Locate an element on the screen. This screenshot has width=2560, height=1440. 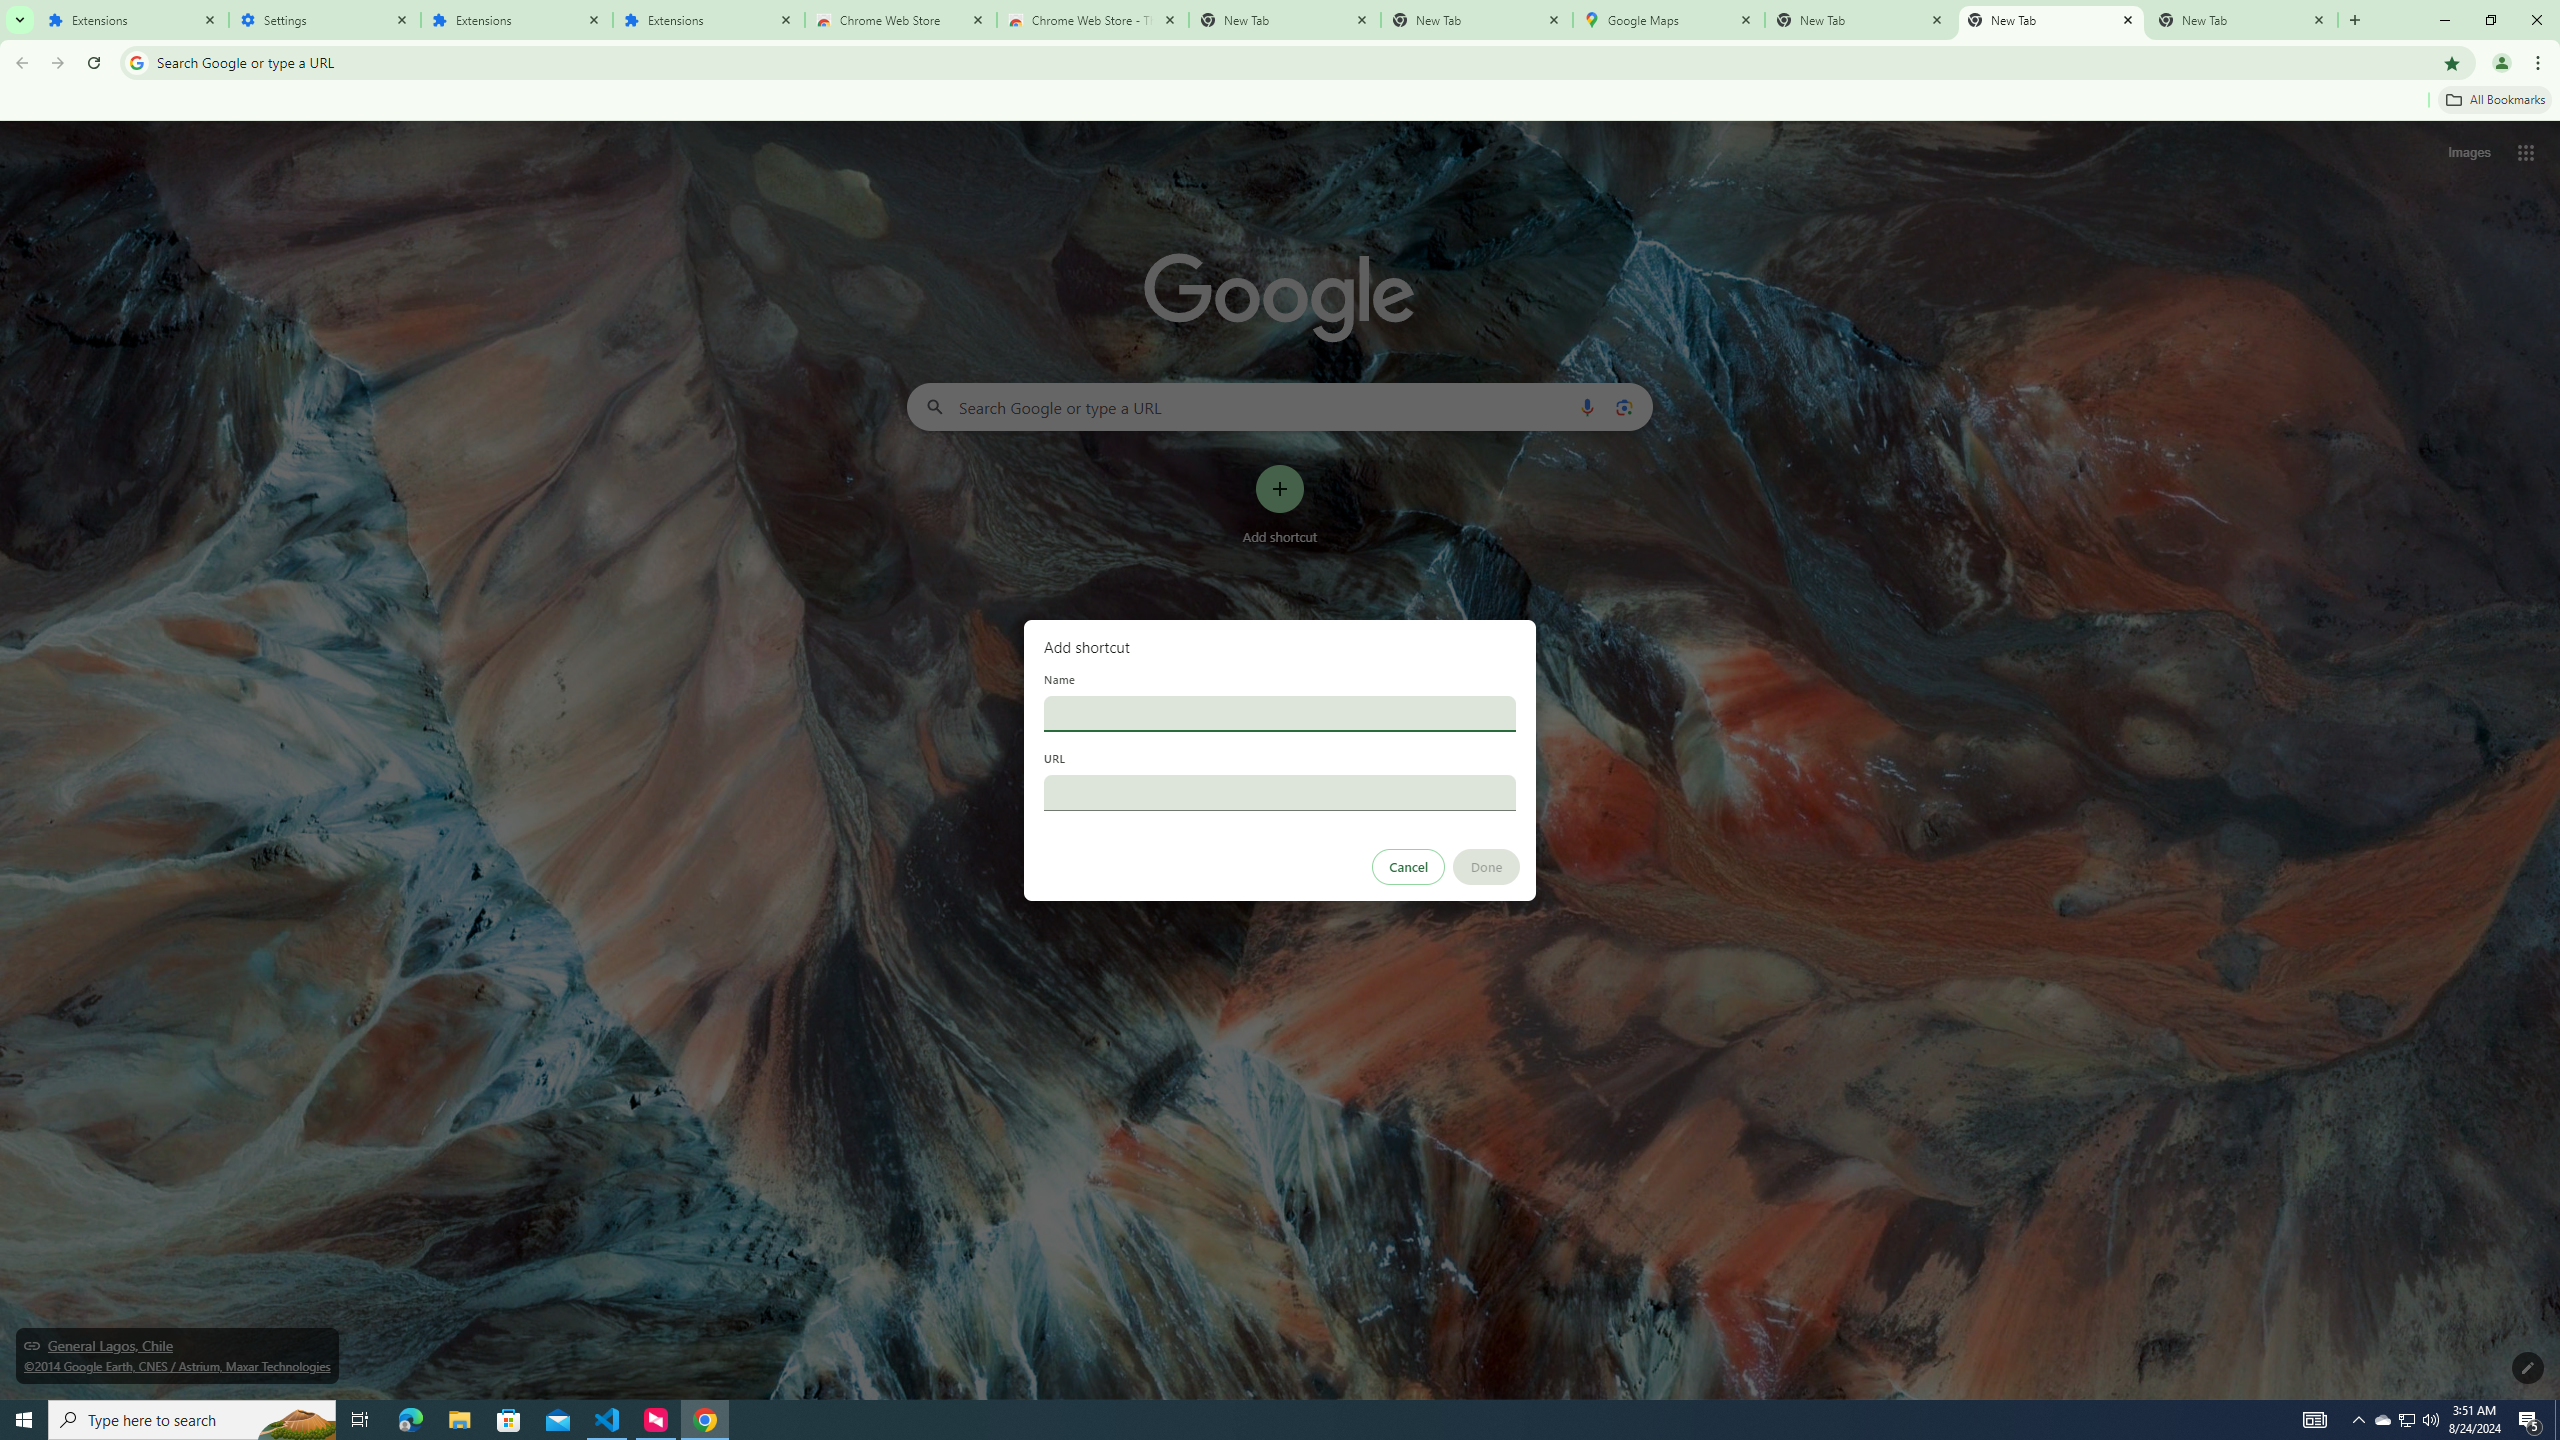
'Cancel' is located at coordinates (1409, 866).